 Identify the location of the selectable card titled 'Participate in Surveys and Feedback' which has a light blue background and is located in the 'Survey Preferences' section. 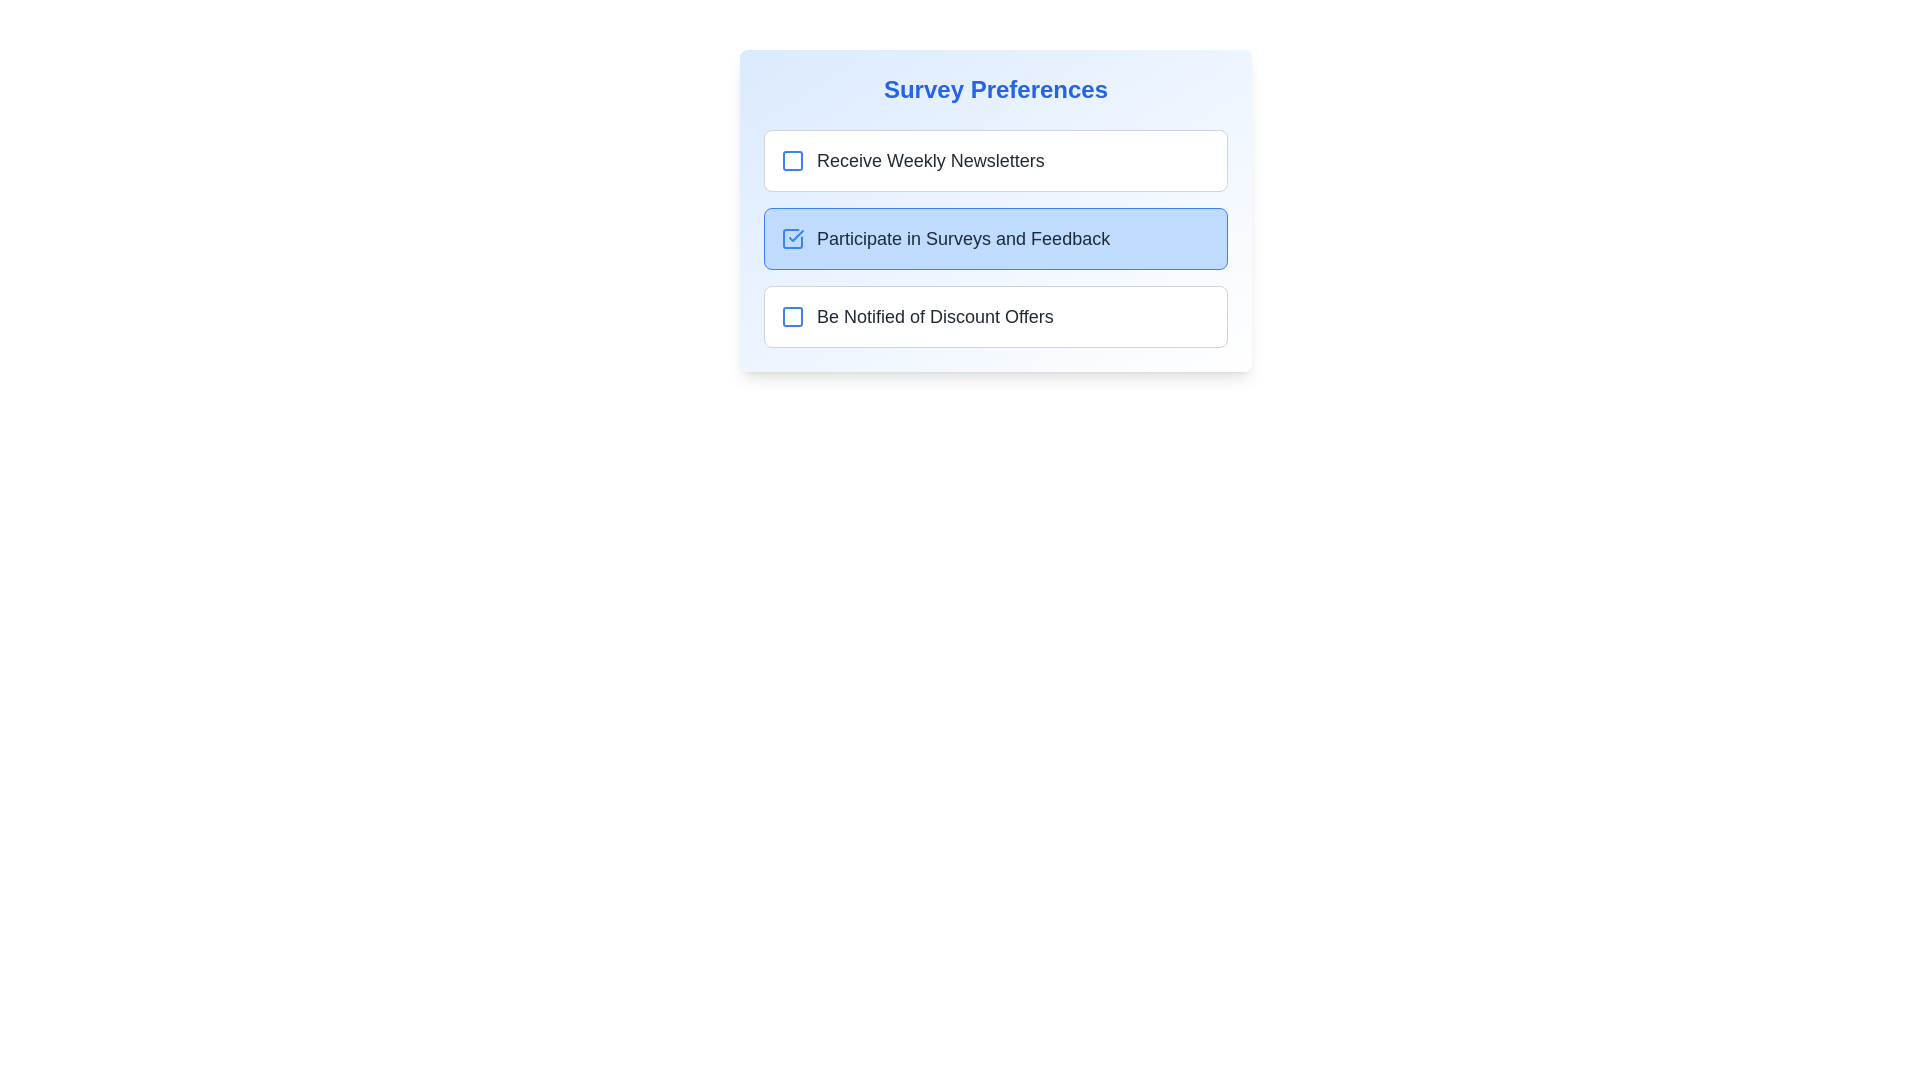
(996, 211).